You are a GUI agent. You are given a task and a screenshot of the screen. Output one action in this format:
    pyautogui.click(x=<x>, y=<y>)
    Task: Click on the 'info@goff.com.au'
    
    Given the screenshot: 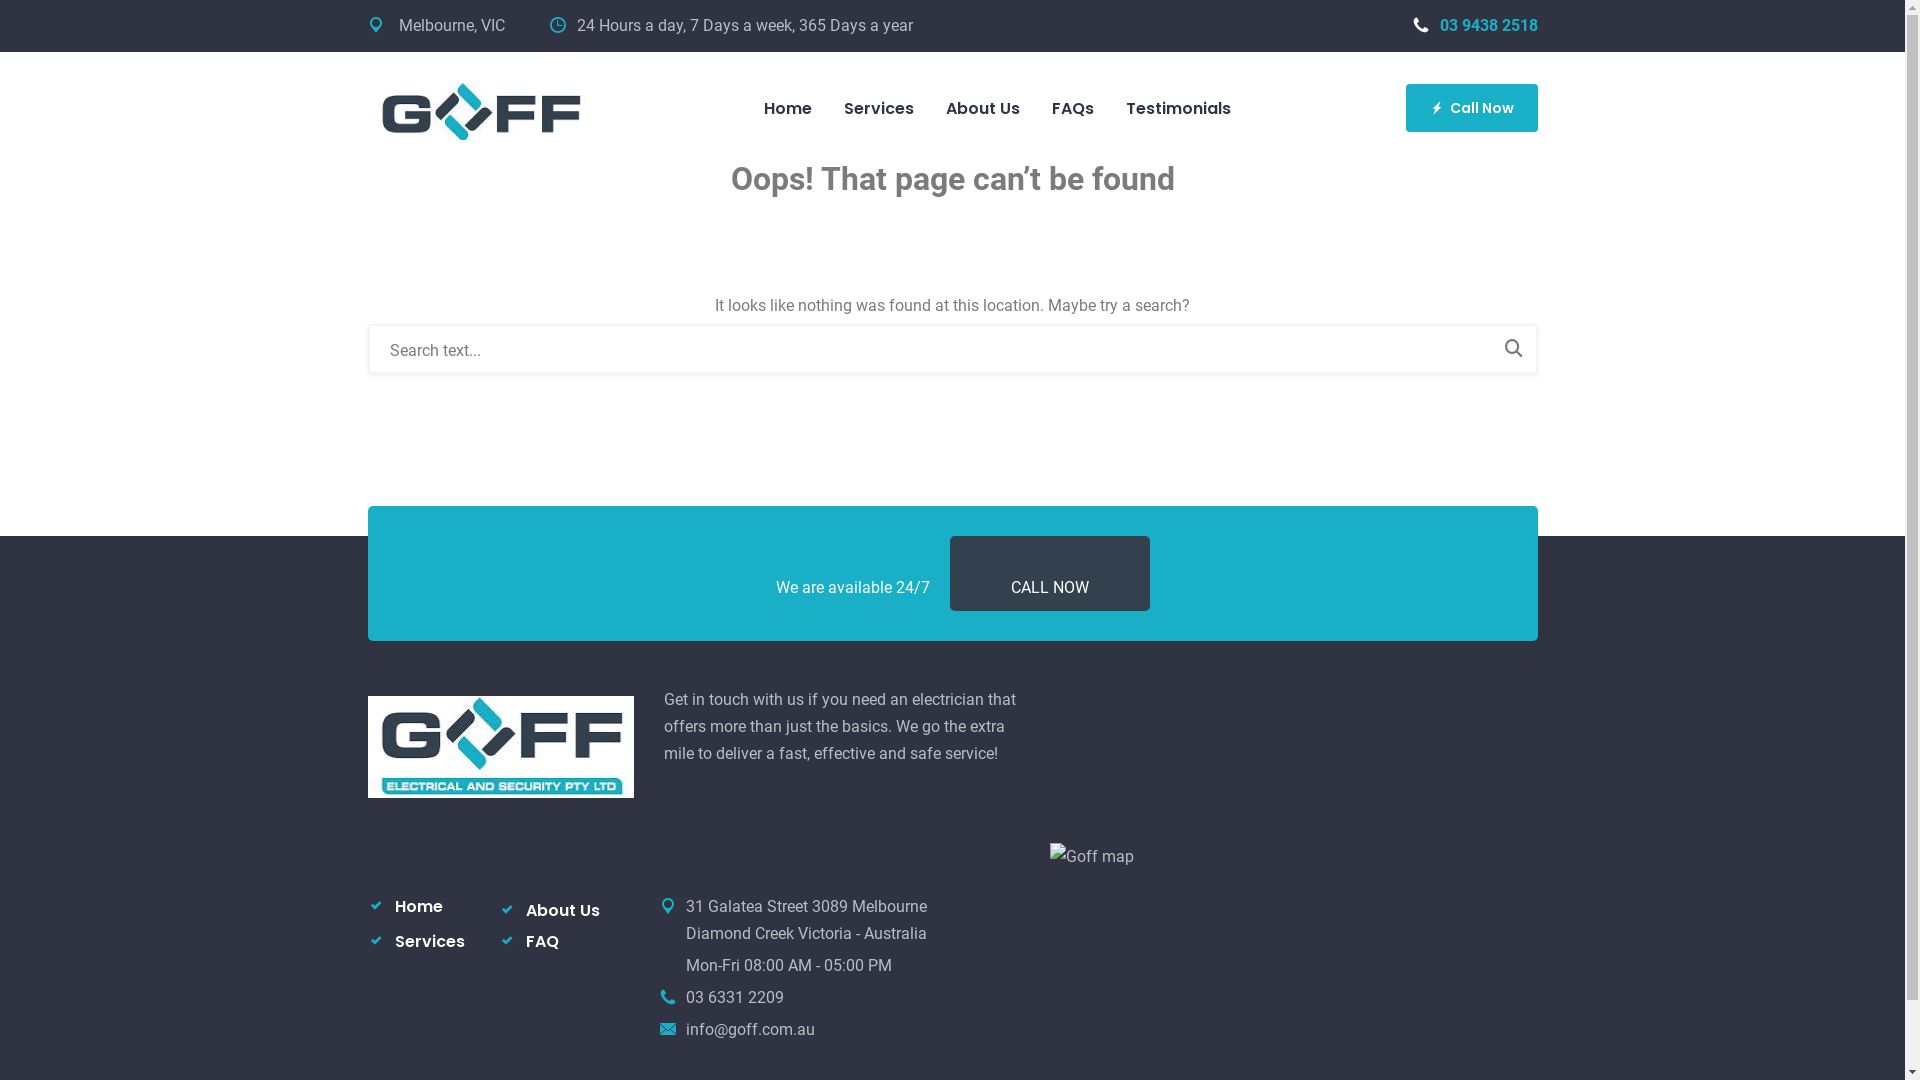 What is the action you would take?
    pyautogui.click(x=749, y=1029)
    